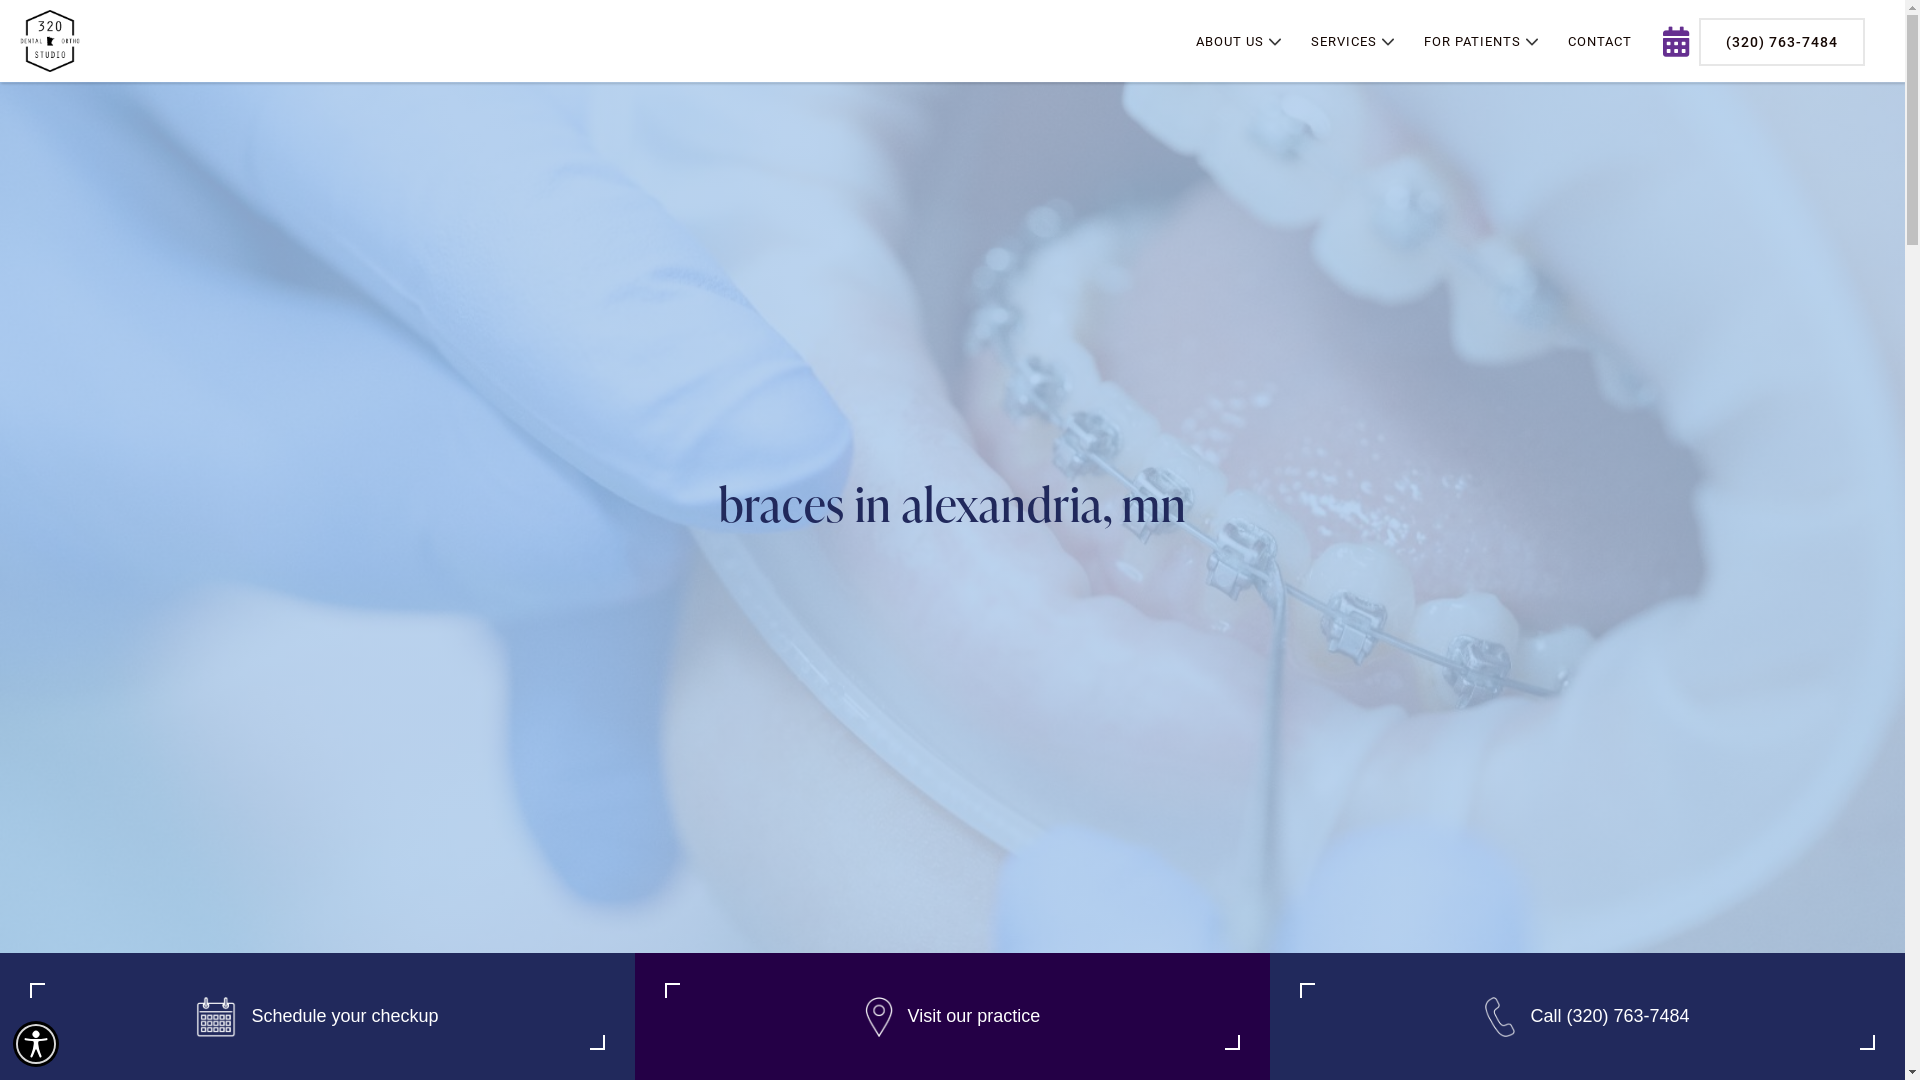 The width and height of the screenshot is (1920, 1080). What do you see at coordinates (1781, 42) in the screenshot?
I see `'(320) 763-7484'` at bounding box center [1781, 42].